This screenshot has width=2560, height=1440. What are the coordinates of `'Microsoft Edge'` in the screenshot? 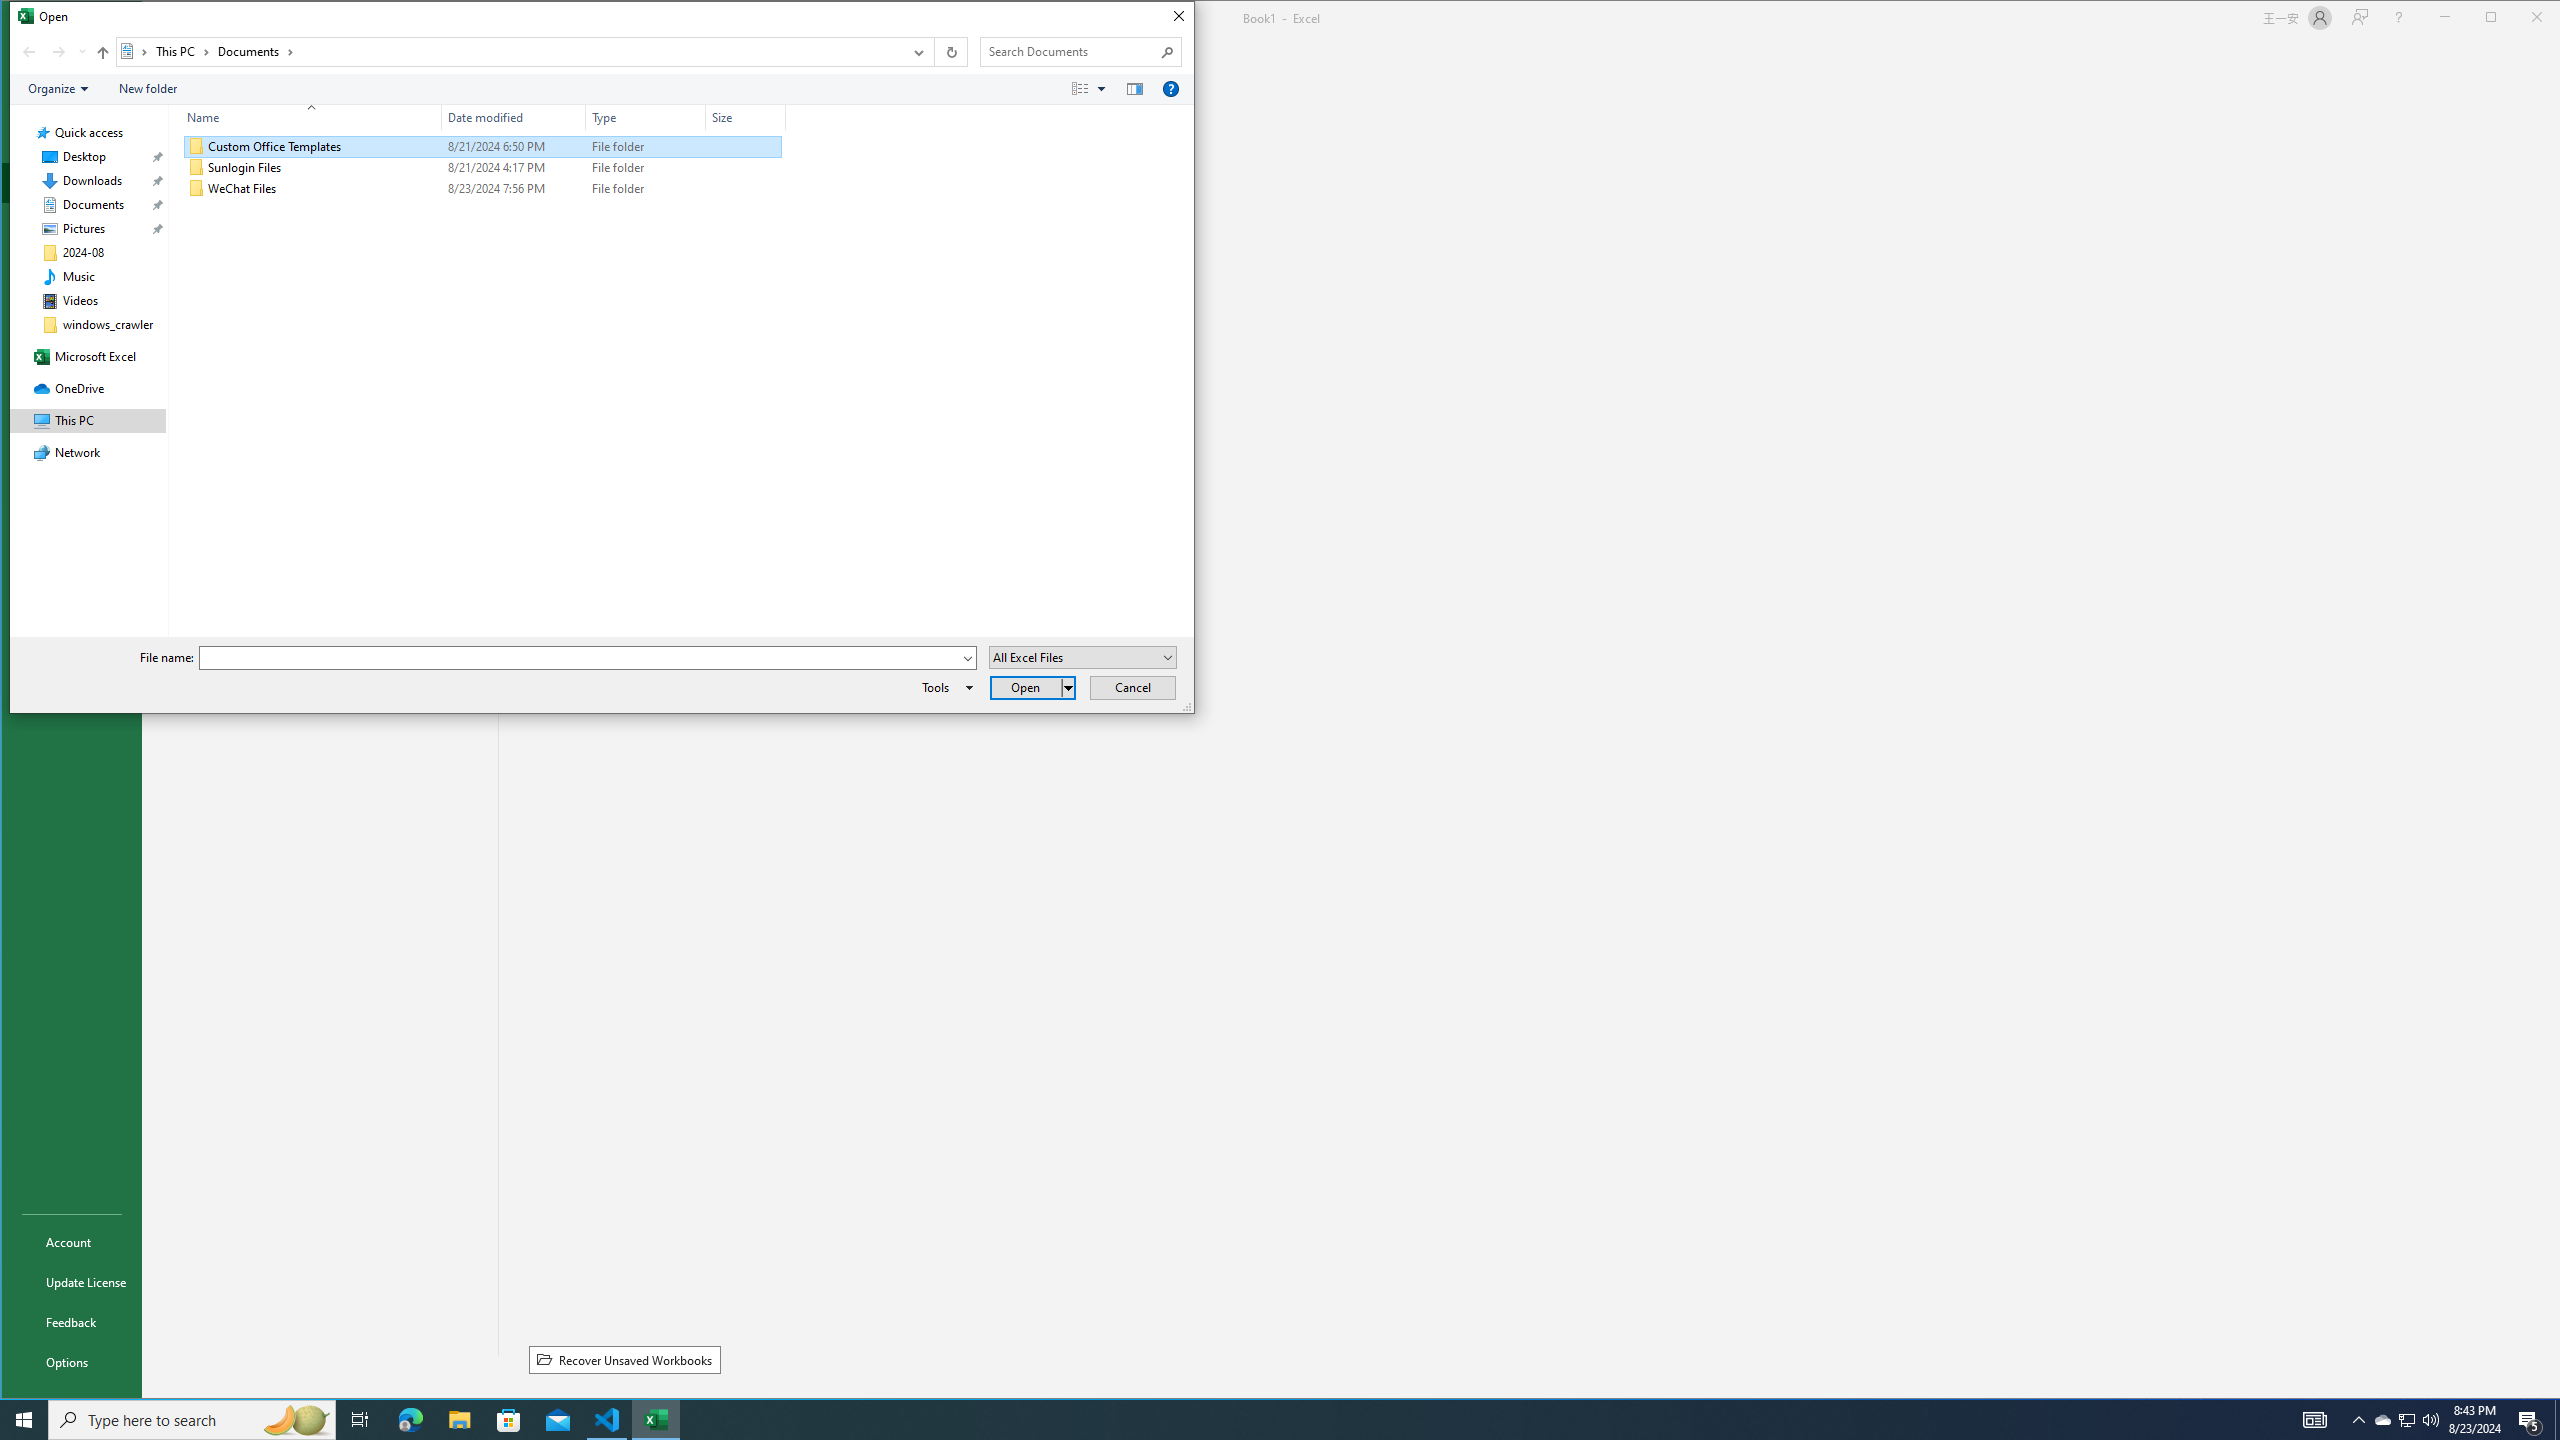 It's located at (409, 1418).